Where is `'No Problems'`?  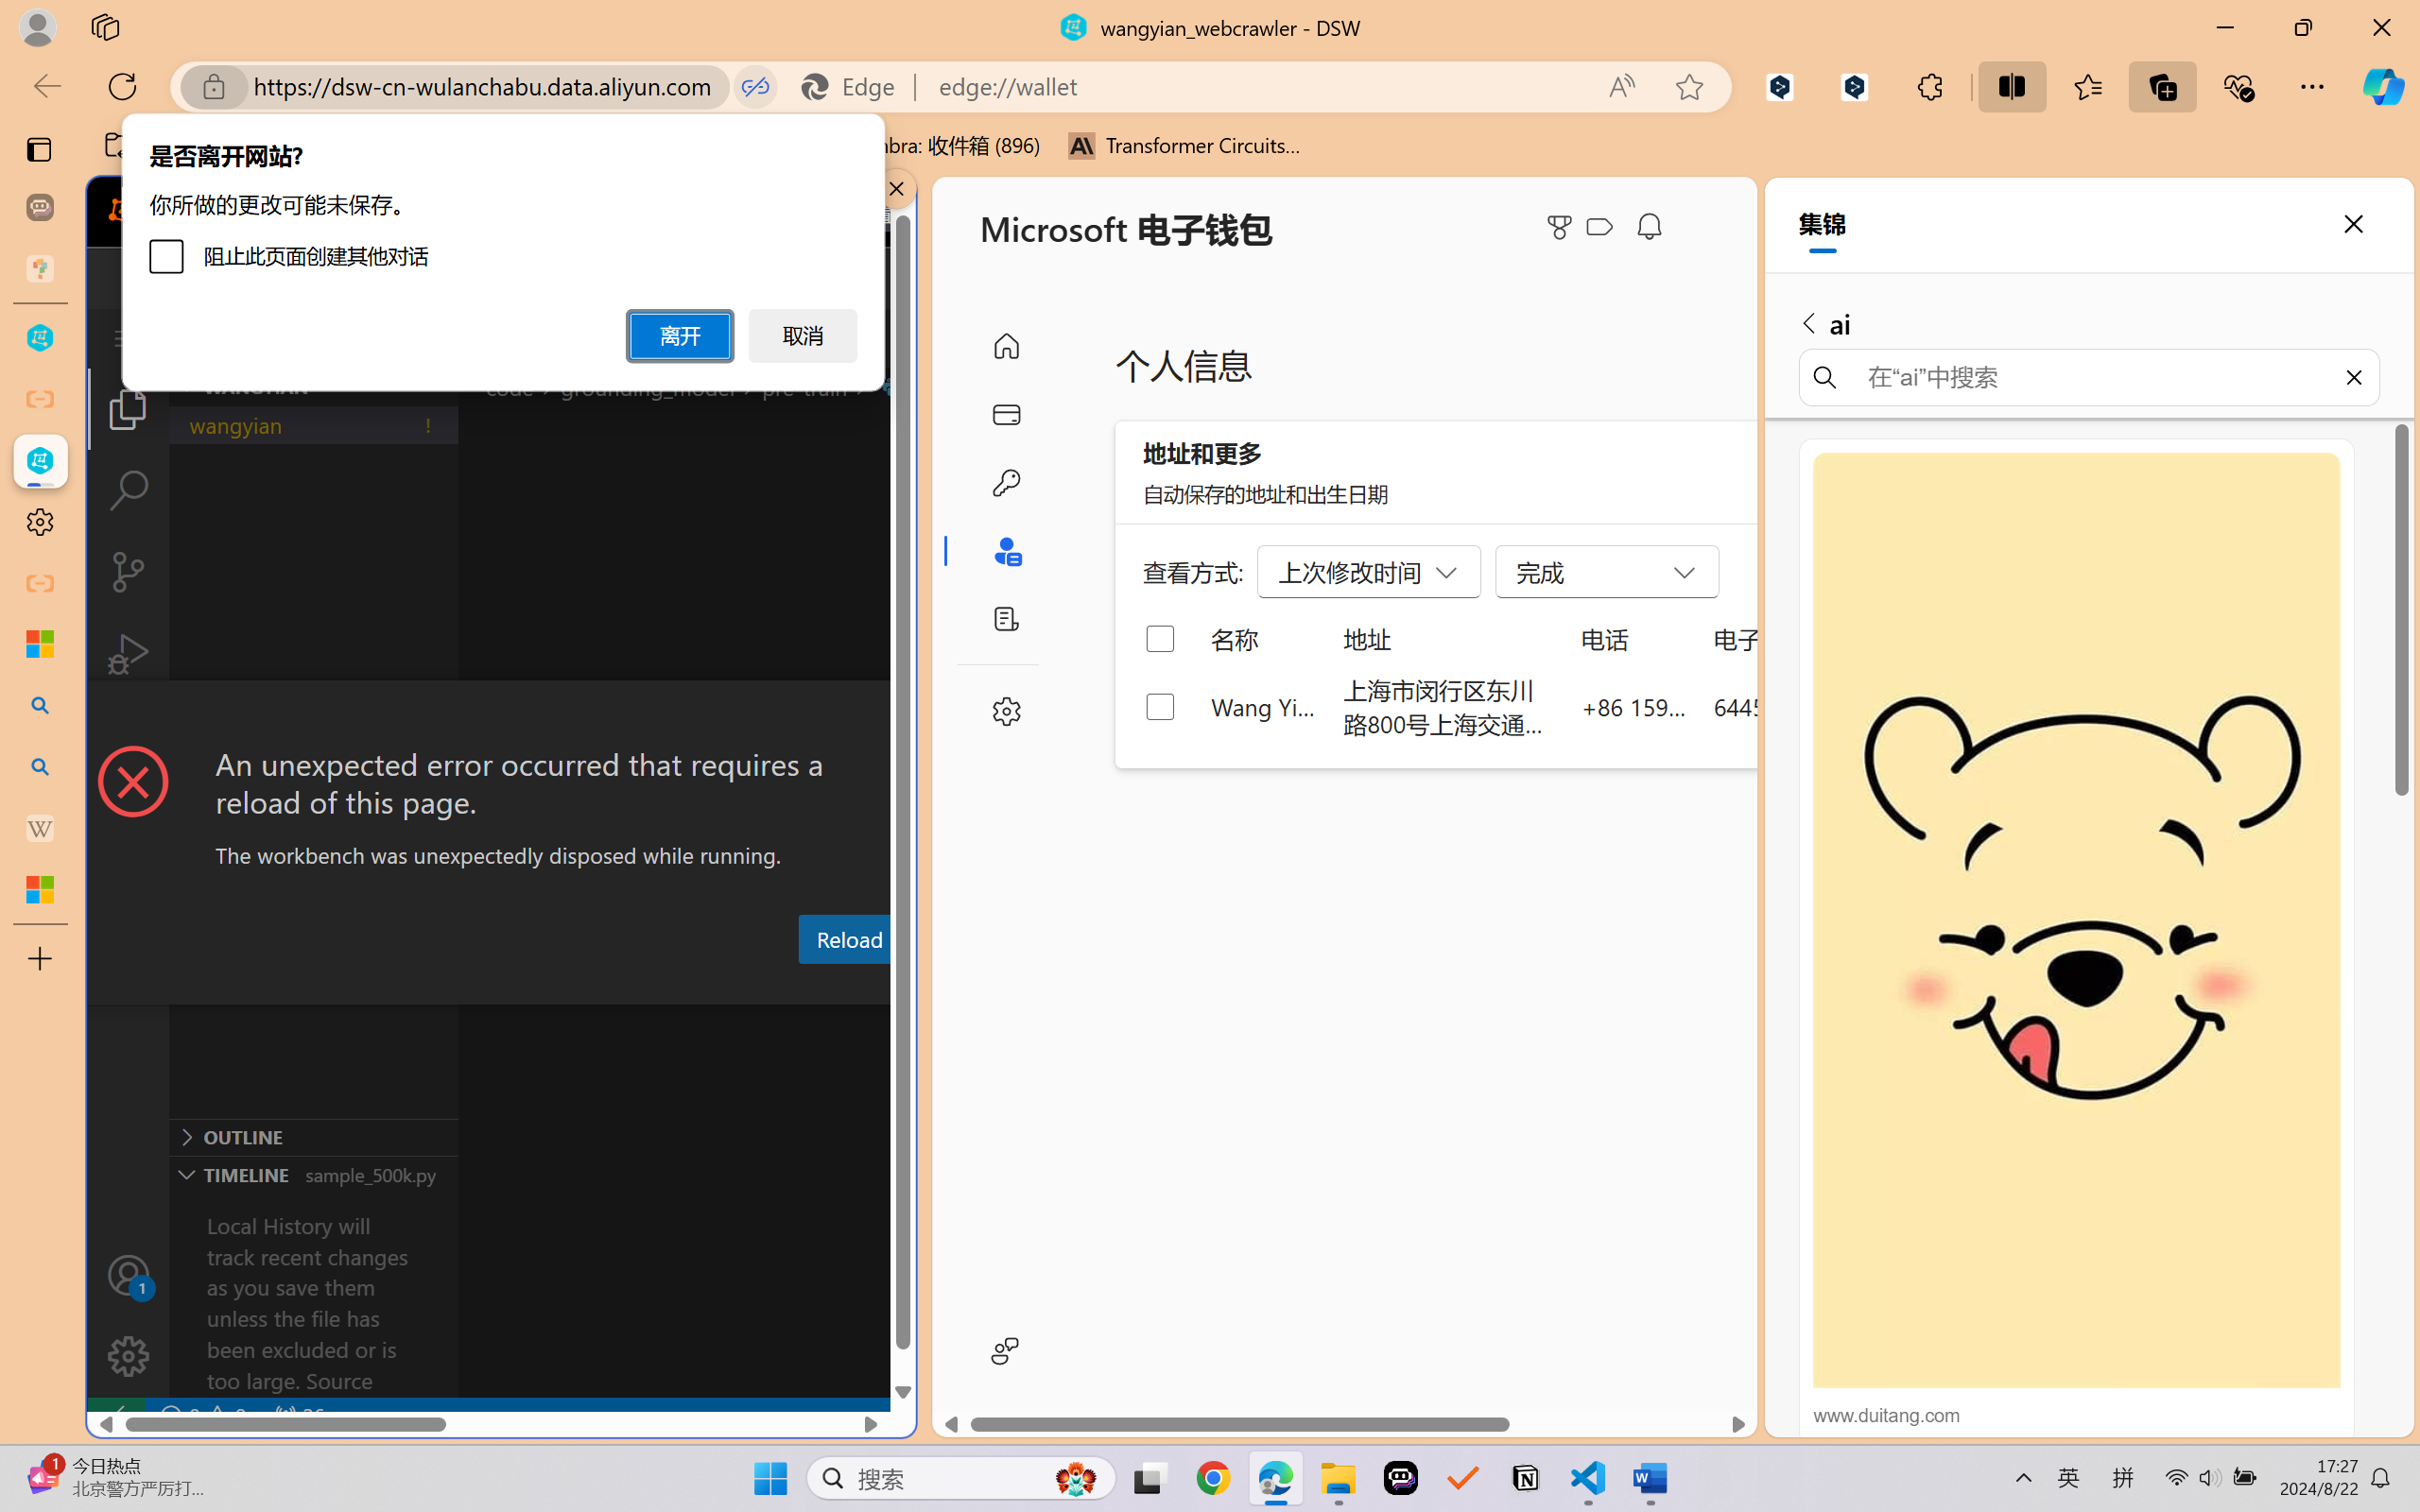
'No Problems' is located at coordinates (200, 1415).